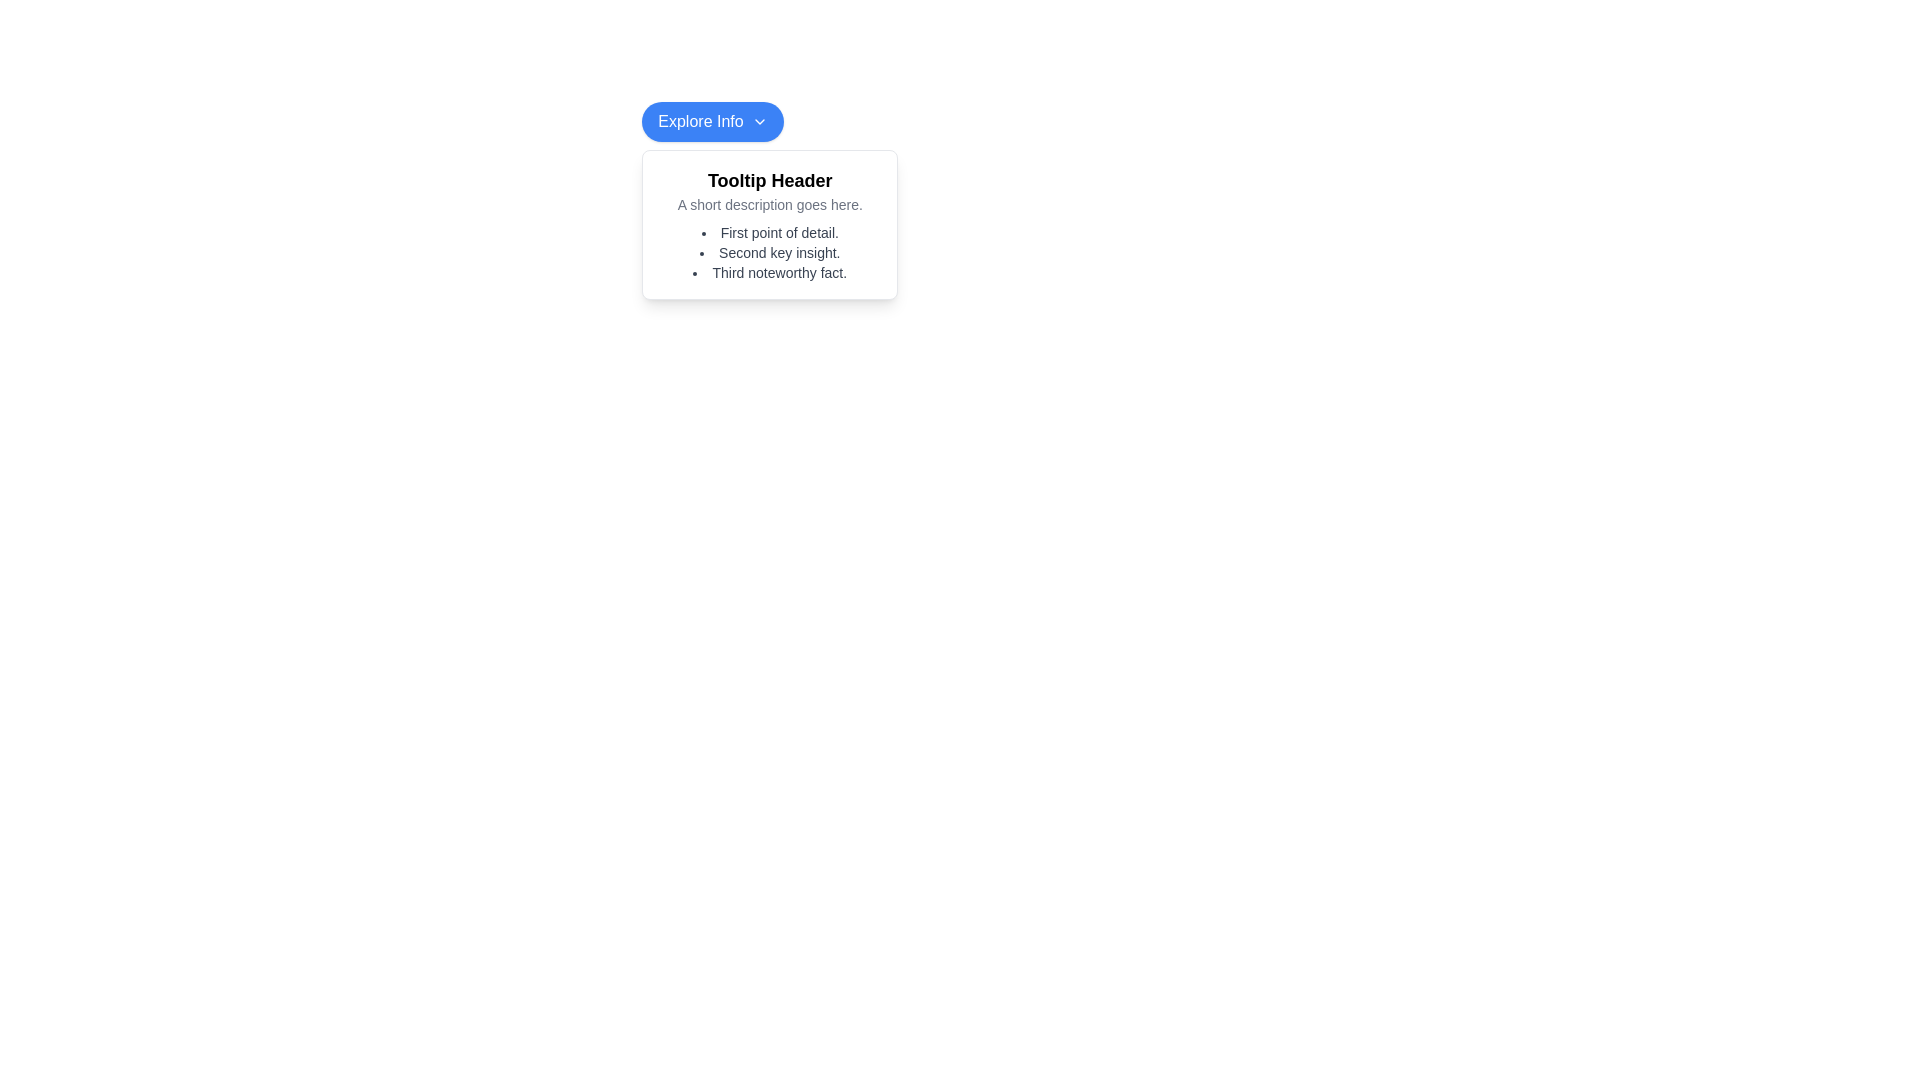  I want to click on the chevron-down icon located on the right side of the 'Explore Info' button, which indicates expandable functionality, so click(758, 122).